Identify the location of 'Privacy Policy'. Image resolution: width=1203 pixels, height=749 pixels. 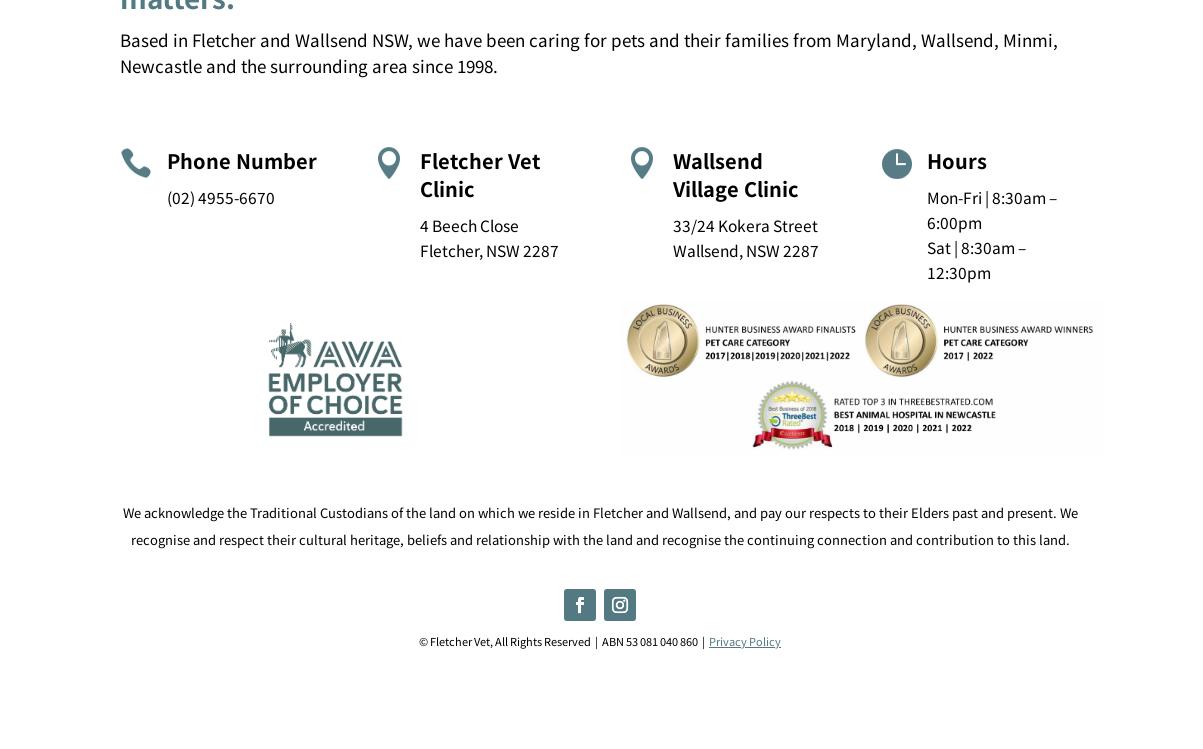
(744, 639).